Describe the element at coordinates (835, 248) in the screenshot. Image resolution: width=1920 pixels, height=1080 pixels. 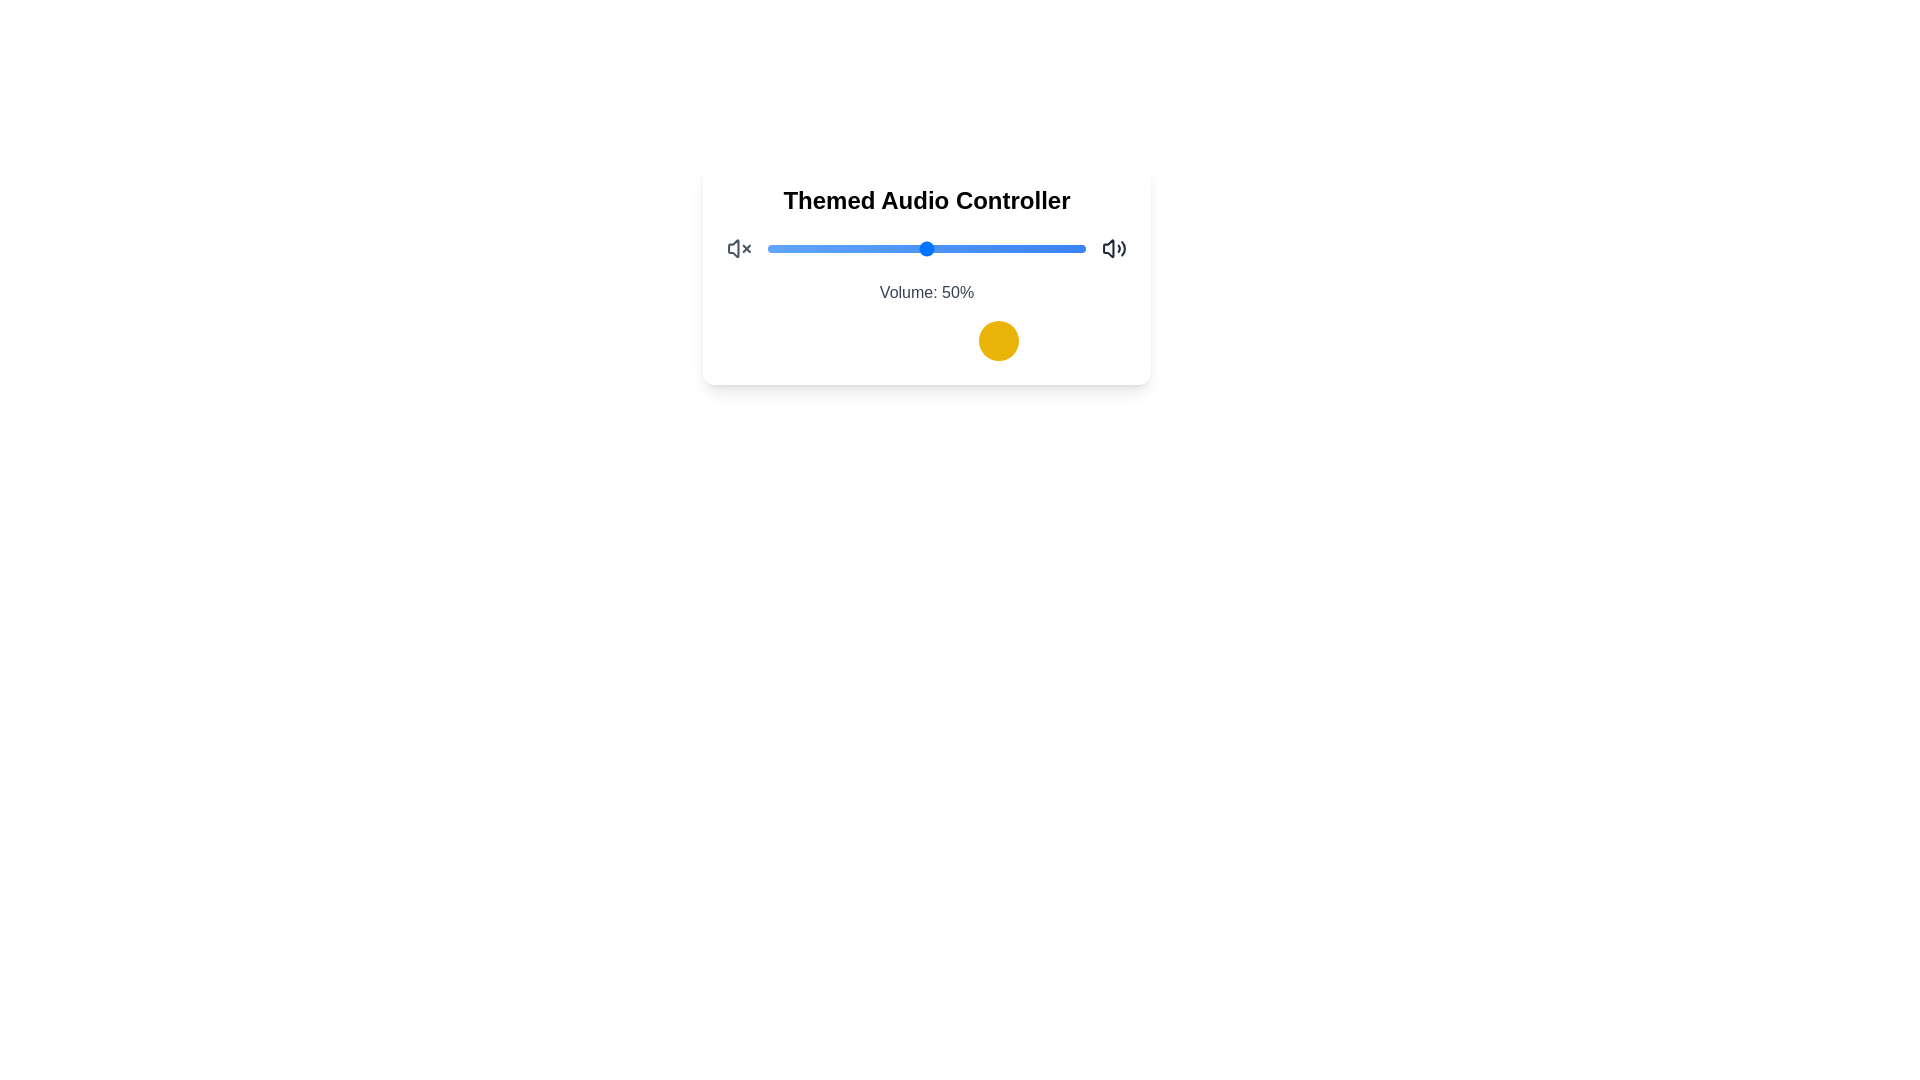
I see `the volume slider to set the volume to 21%` at that location.